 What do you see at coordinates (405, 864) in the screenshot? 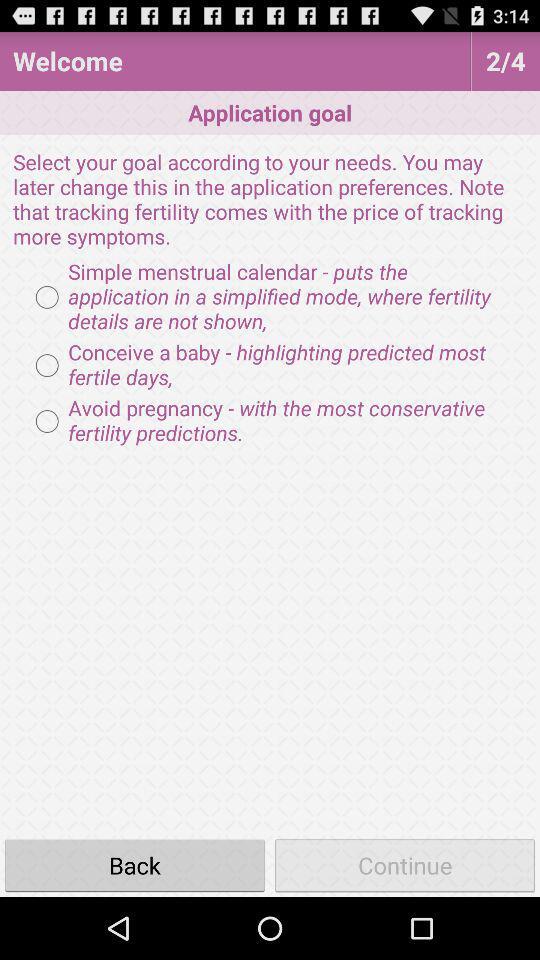
I see `button next to the back button` at bounding box center [405, 864].